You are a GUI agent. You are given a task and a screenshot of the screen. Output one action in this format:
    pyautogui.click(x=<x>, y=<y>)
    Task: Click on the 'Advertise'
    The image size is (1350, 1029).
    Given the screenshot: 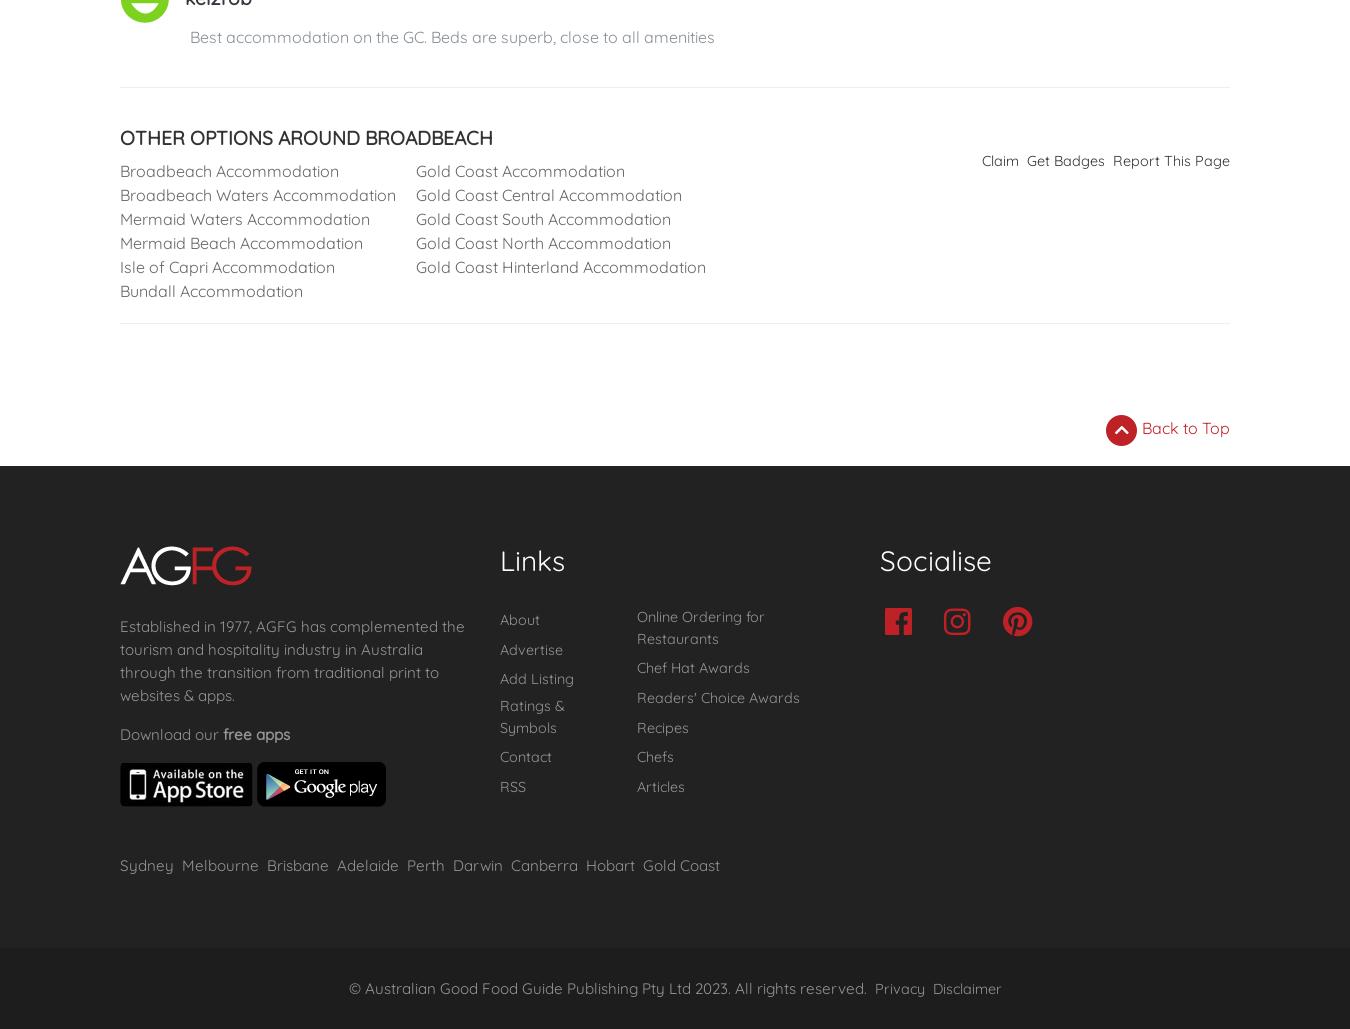 What is the action you would take?
    pyautogui.click(x=530, y=648)
    